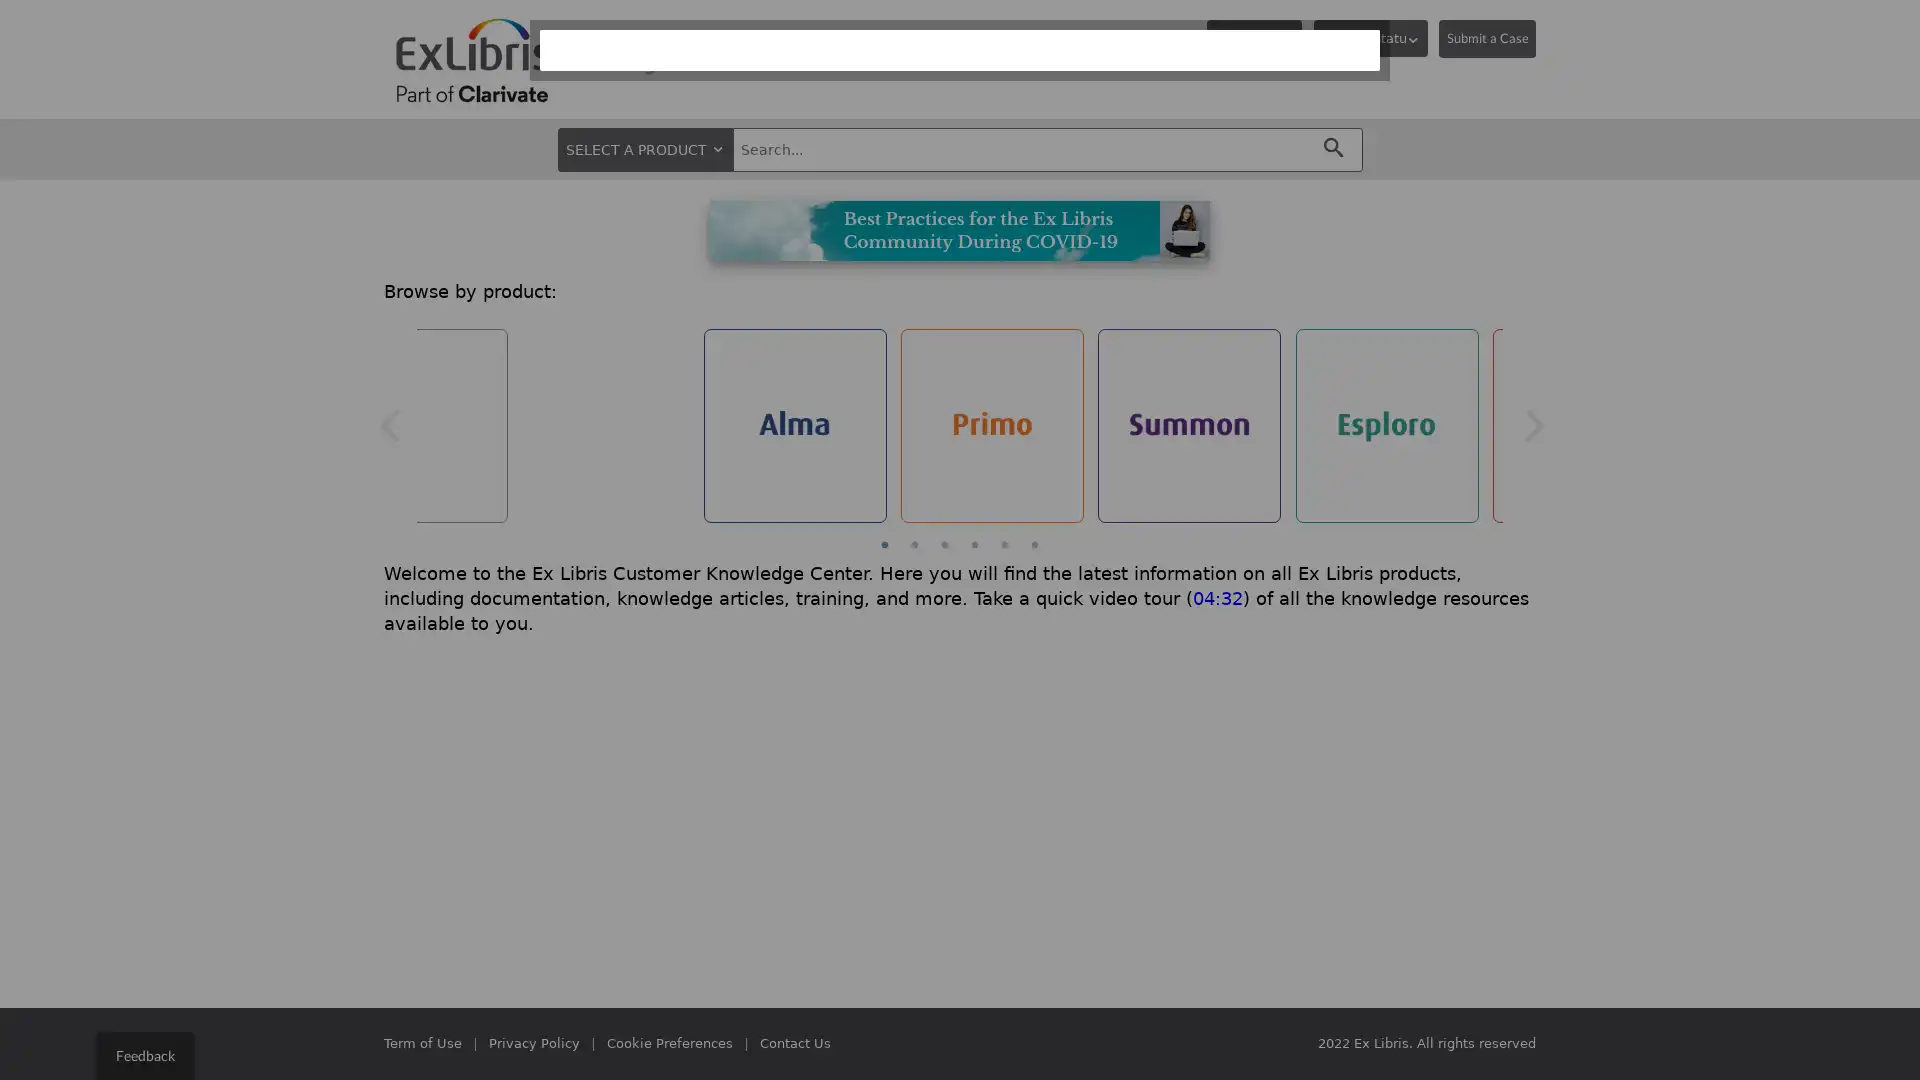 The height and width of the screenshot is (1080, 1920). Describe the element at coordinates (1487, 38) in the screenshot. I see `Submit a Case` at that location.